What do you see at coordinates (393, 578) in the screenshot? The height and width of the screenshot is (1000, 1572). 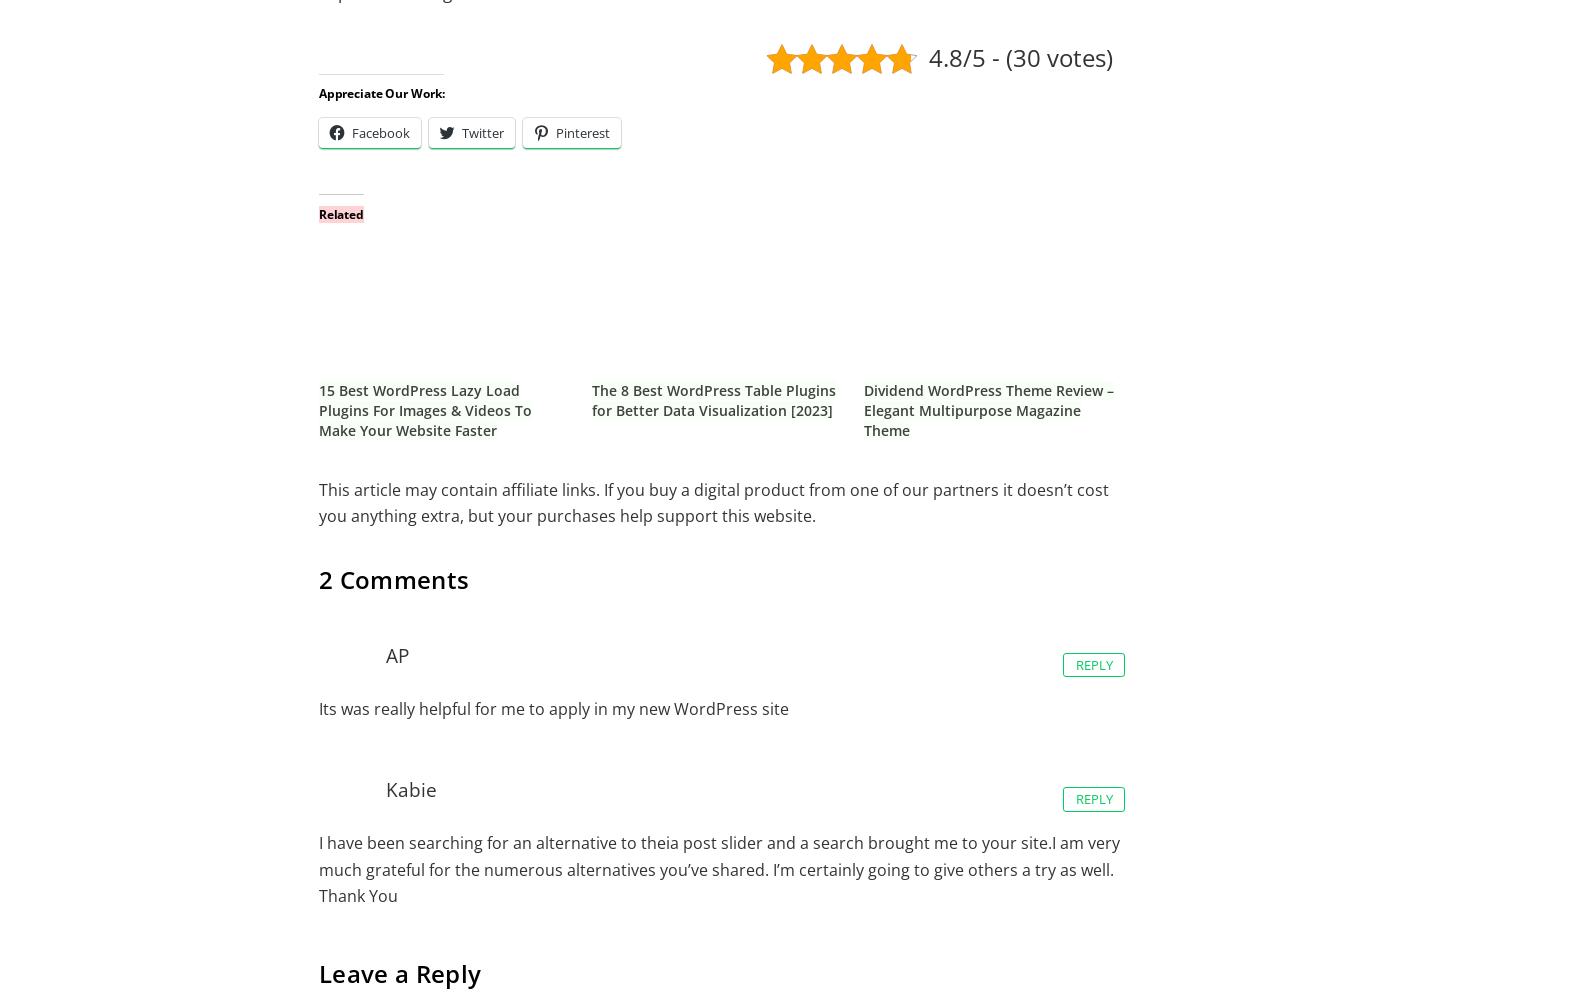 I see `'2 Comments'` at bounding box center [393, 578].